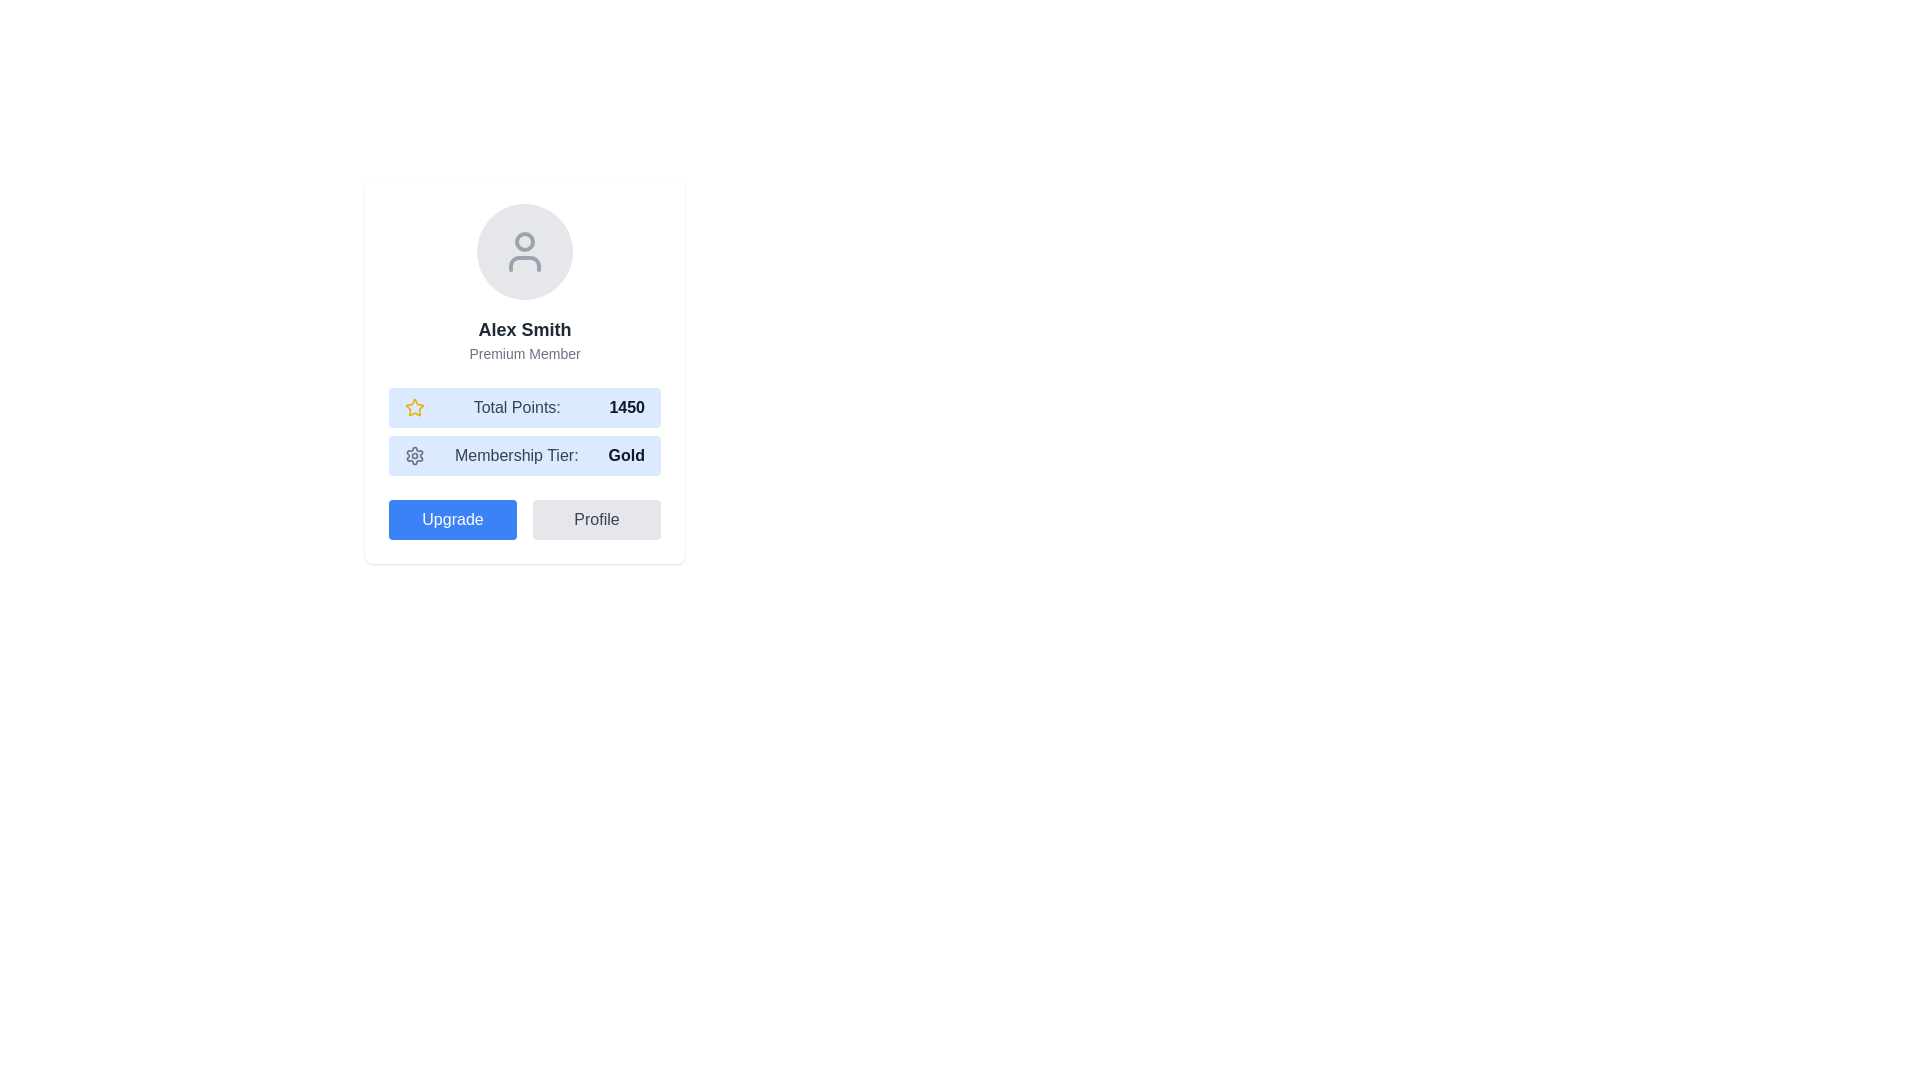 Image resolution: width=1920 pixels, height=1080 pixels. I want to click on the star icon located to the left of the 'Total Points' numeric value '1450' within the card section of the interface, so click(413, 406).